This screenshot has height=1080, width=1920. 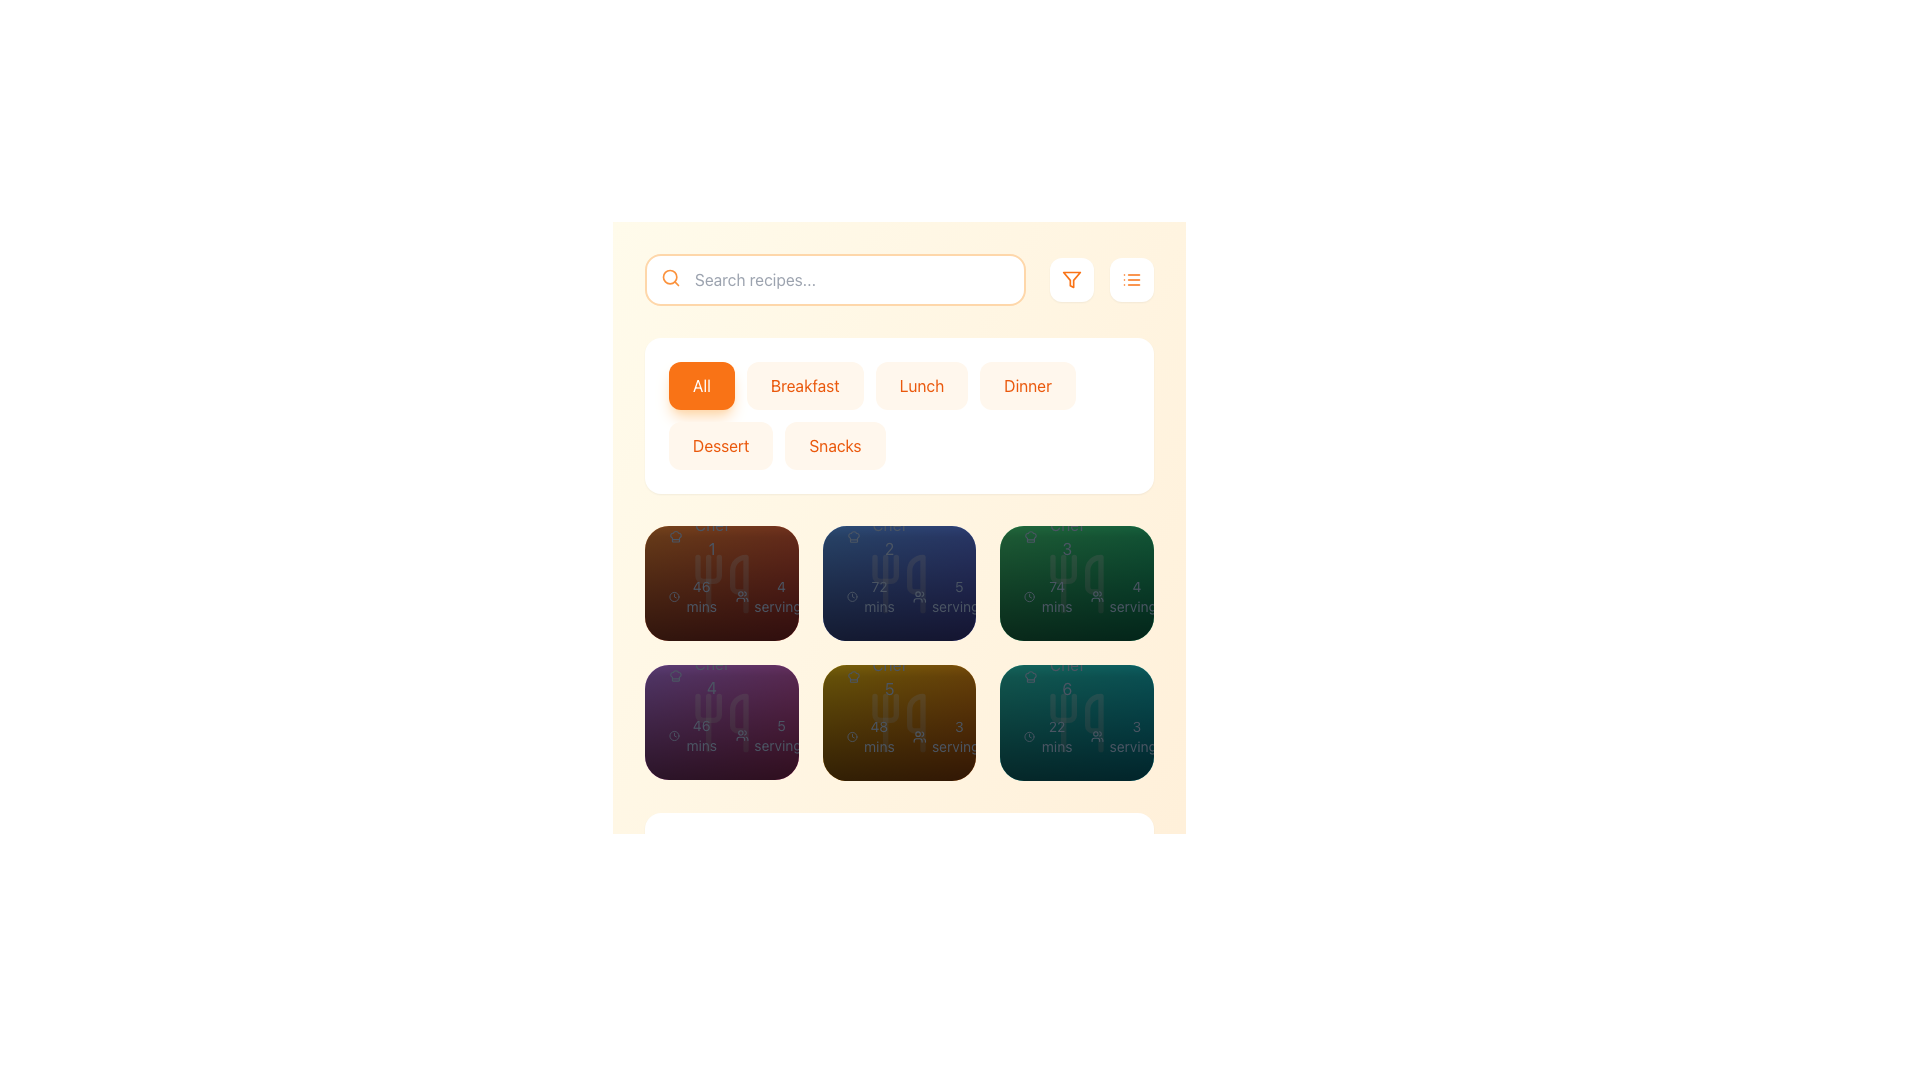 What do you see at coordinates (1038, 596) in the screenshot?
I see `the 'Medium' difficulty level text label, which indicates the recipe's difficulty and is located in the third column of the second row of a grid layout, at the end of a text group that includes '72 mins' and '5 servings'` at bounding box center [1038, 596].